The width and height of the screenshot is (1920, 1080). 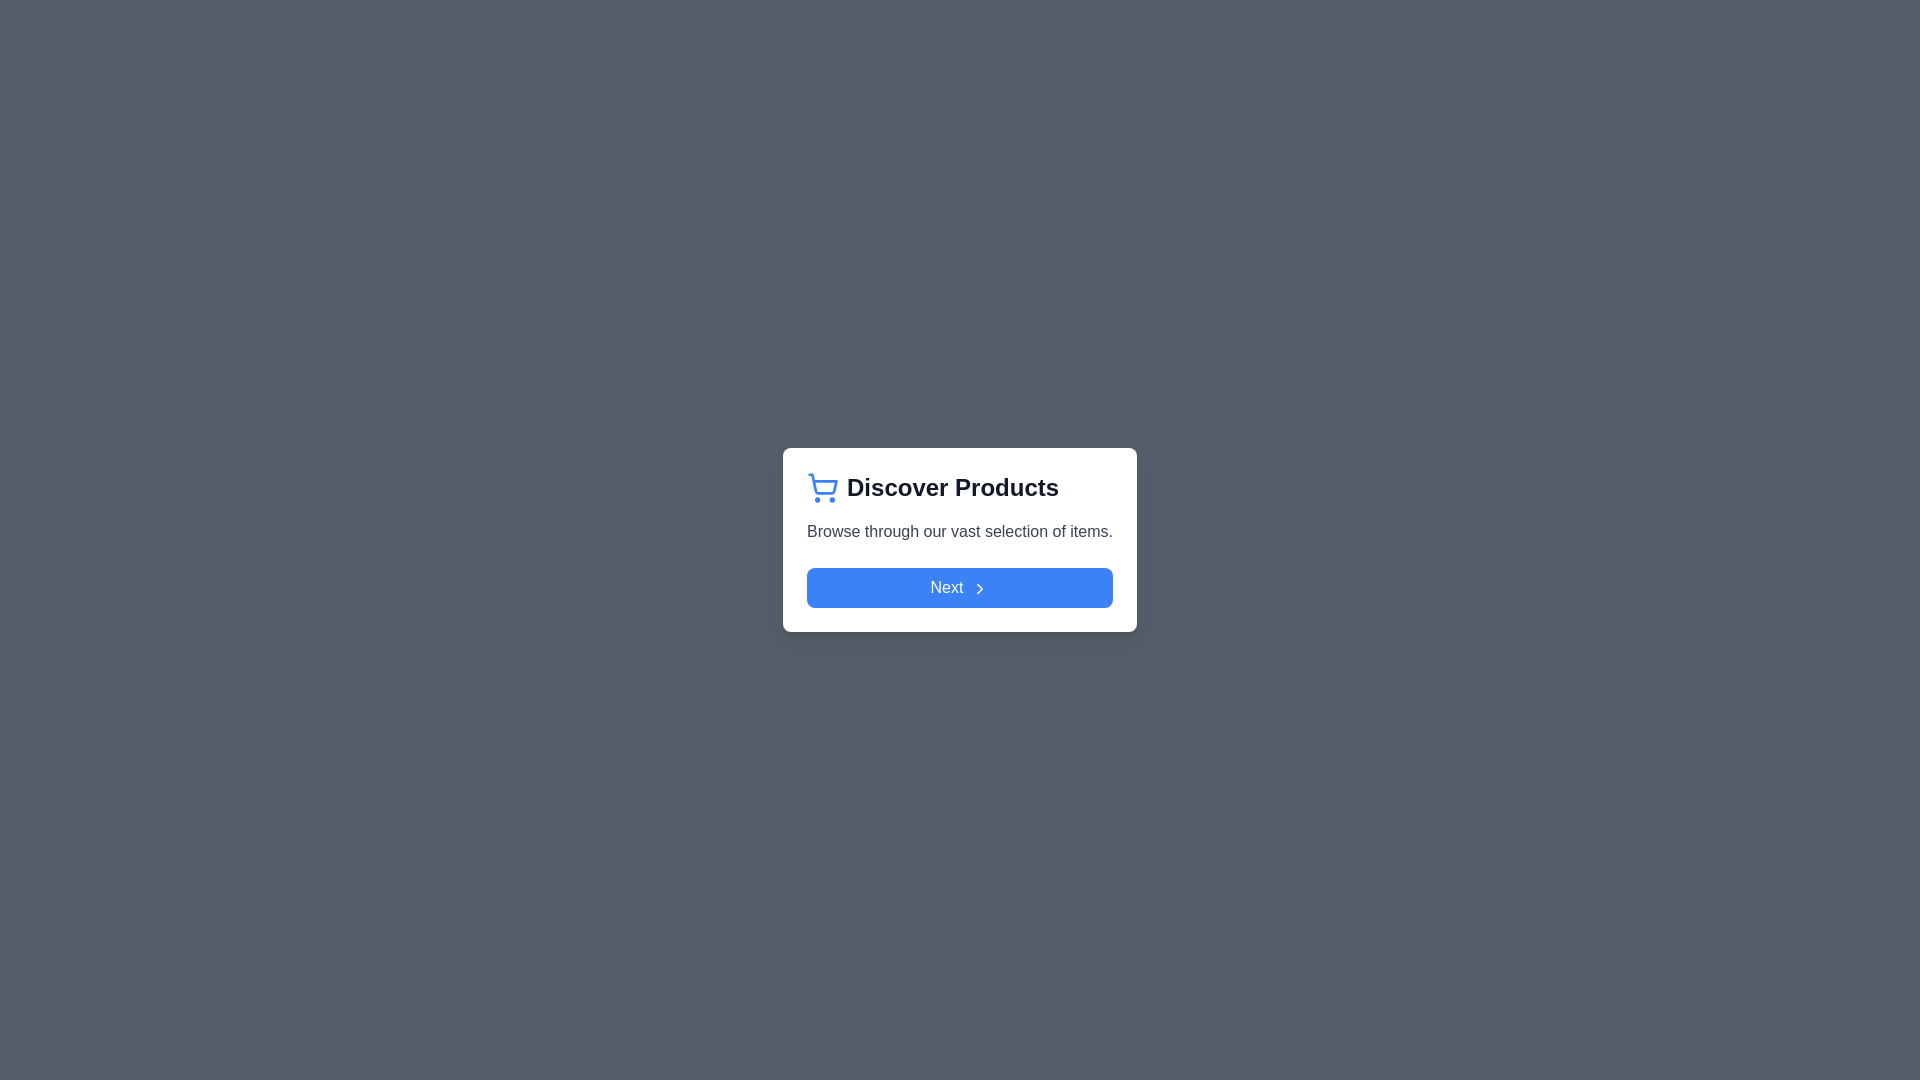 What do you see at coordinates (980, 587) in the screenshot?
I see `the forward action icon located within the blue 'Next' button, positioned towards the right end of the button text` at bounding box center [980, 587].